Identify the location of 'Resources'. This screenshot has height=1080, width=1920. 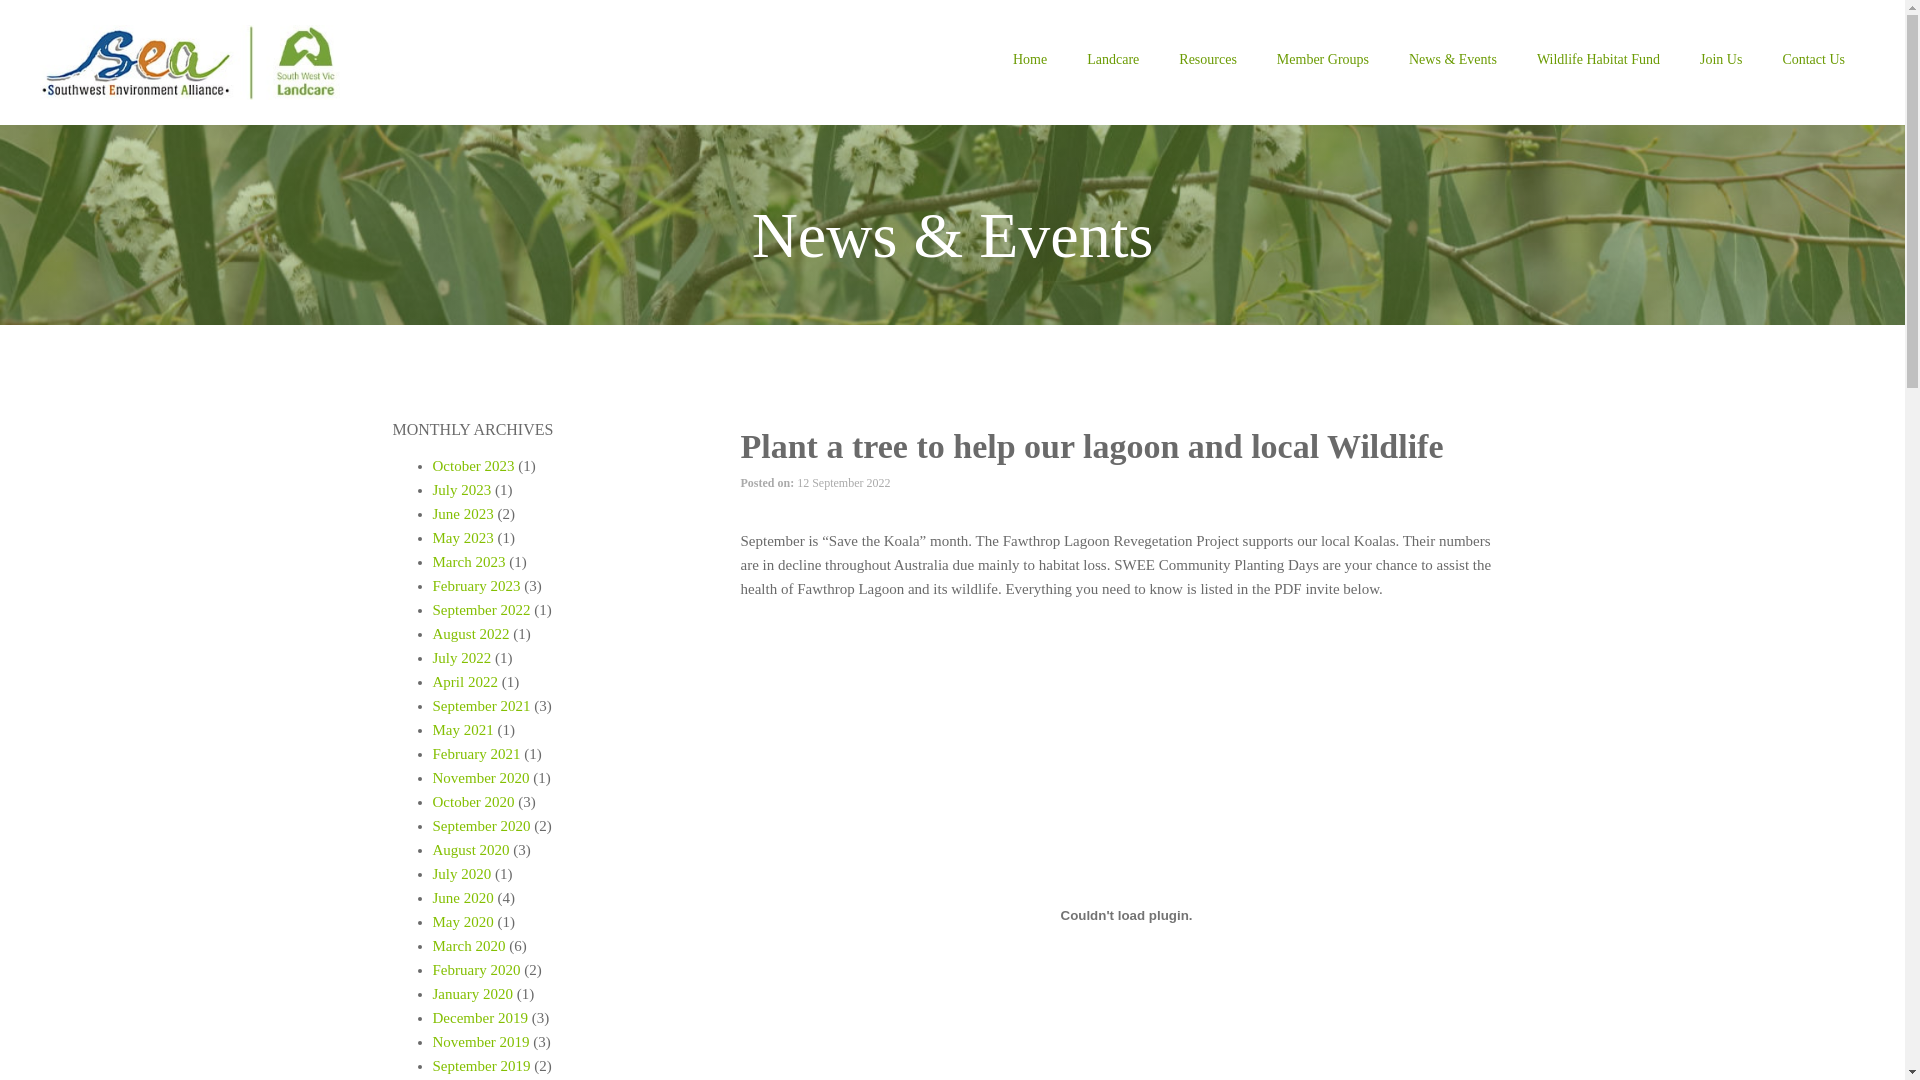
(1207, 61).